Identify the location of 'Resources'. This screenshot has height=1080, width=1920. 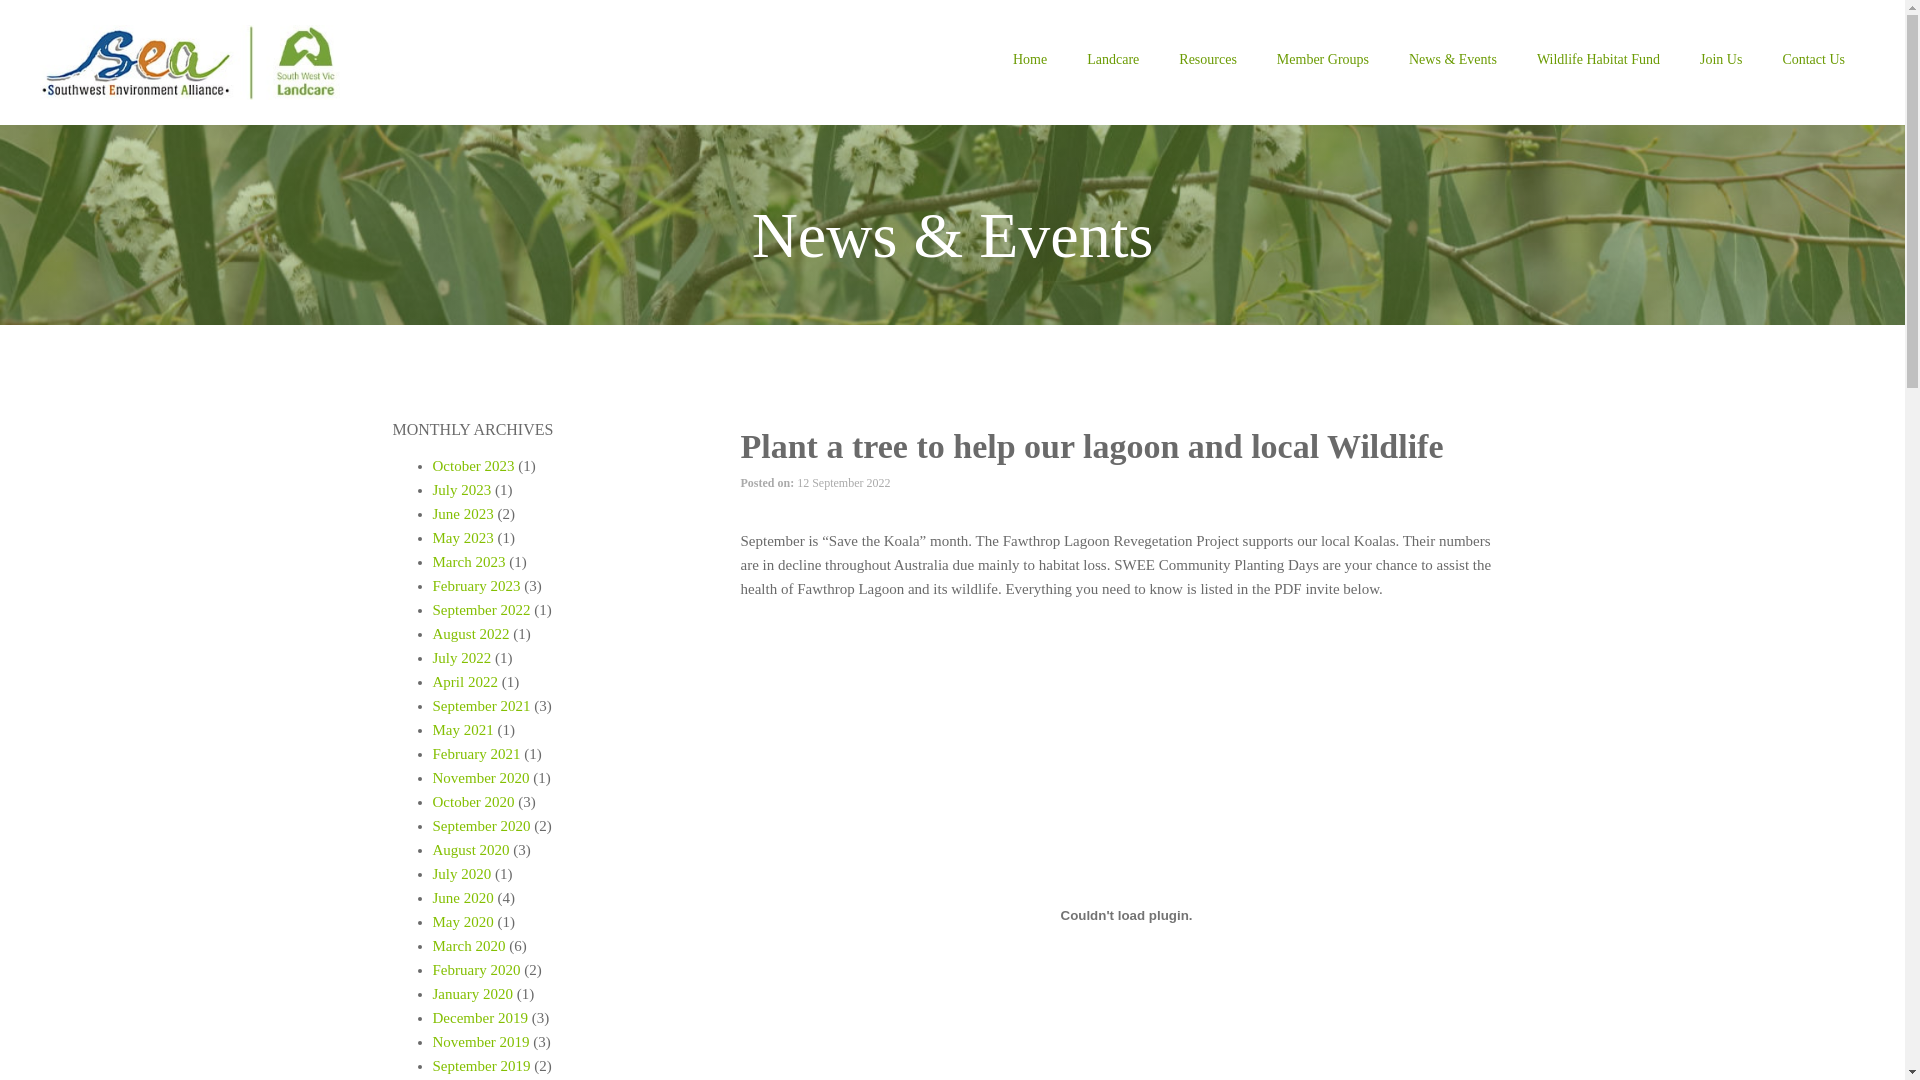
(1207, 61).